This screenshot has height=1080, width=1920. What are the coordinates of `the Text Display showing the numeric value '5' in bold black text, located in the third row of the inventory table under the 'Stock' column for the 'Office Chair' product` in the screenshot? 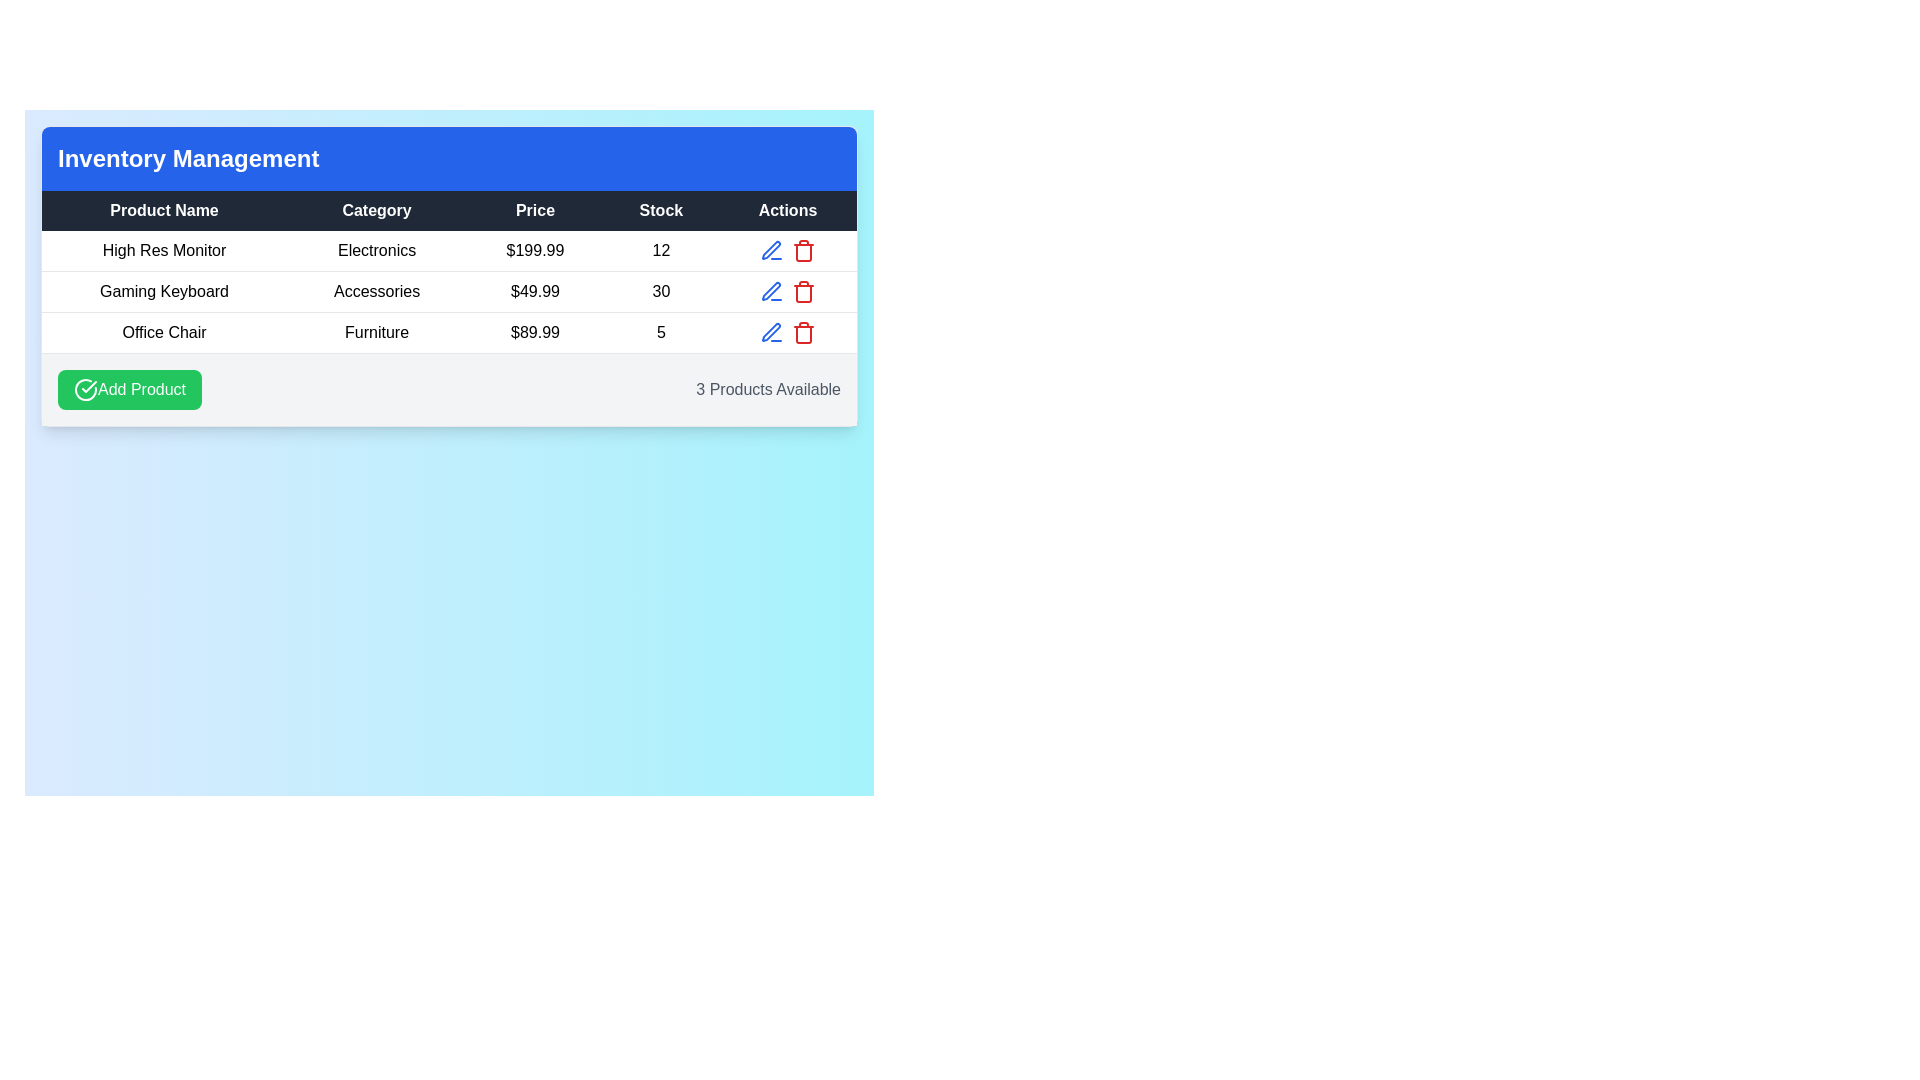 It's located at (661, 331).